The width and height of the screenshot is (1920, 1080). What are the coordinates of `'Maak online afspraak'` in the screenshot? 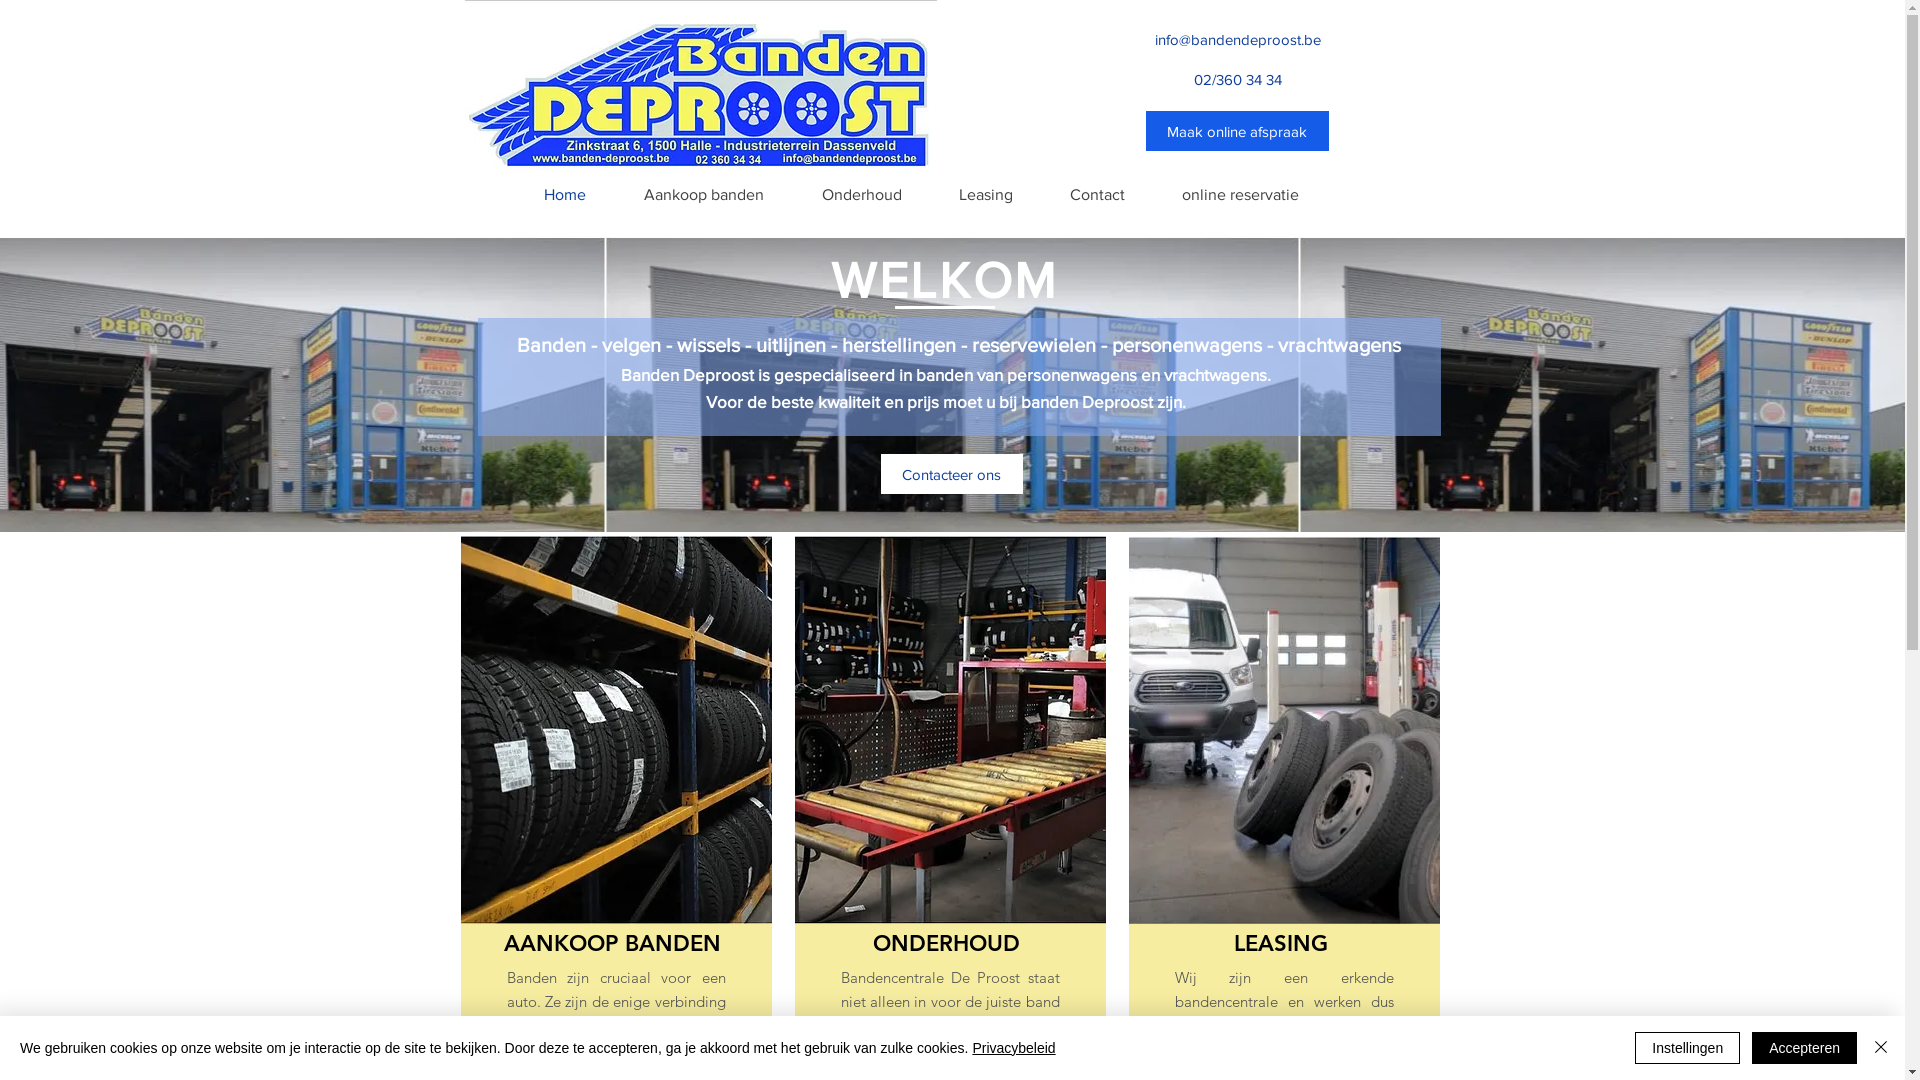 It's located at (1236, 131).